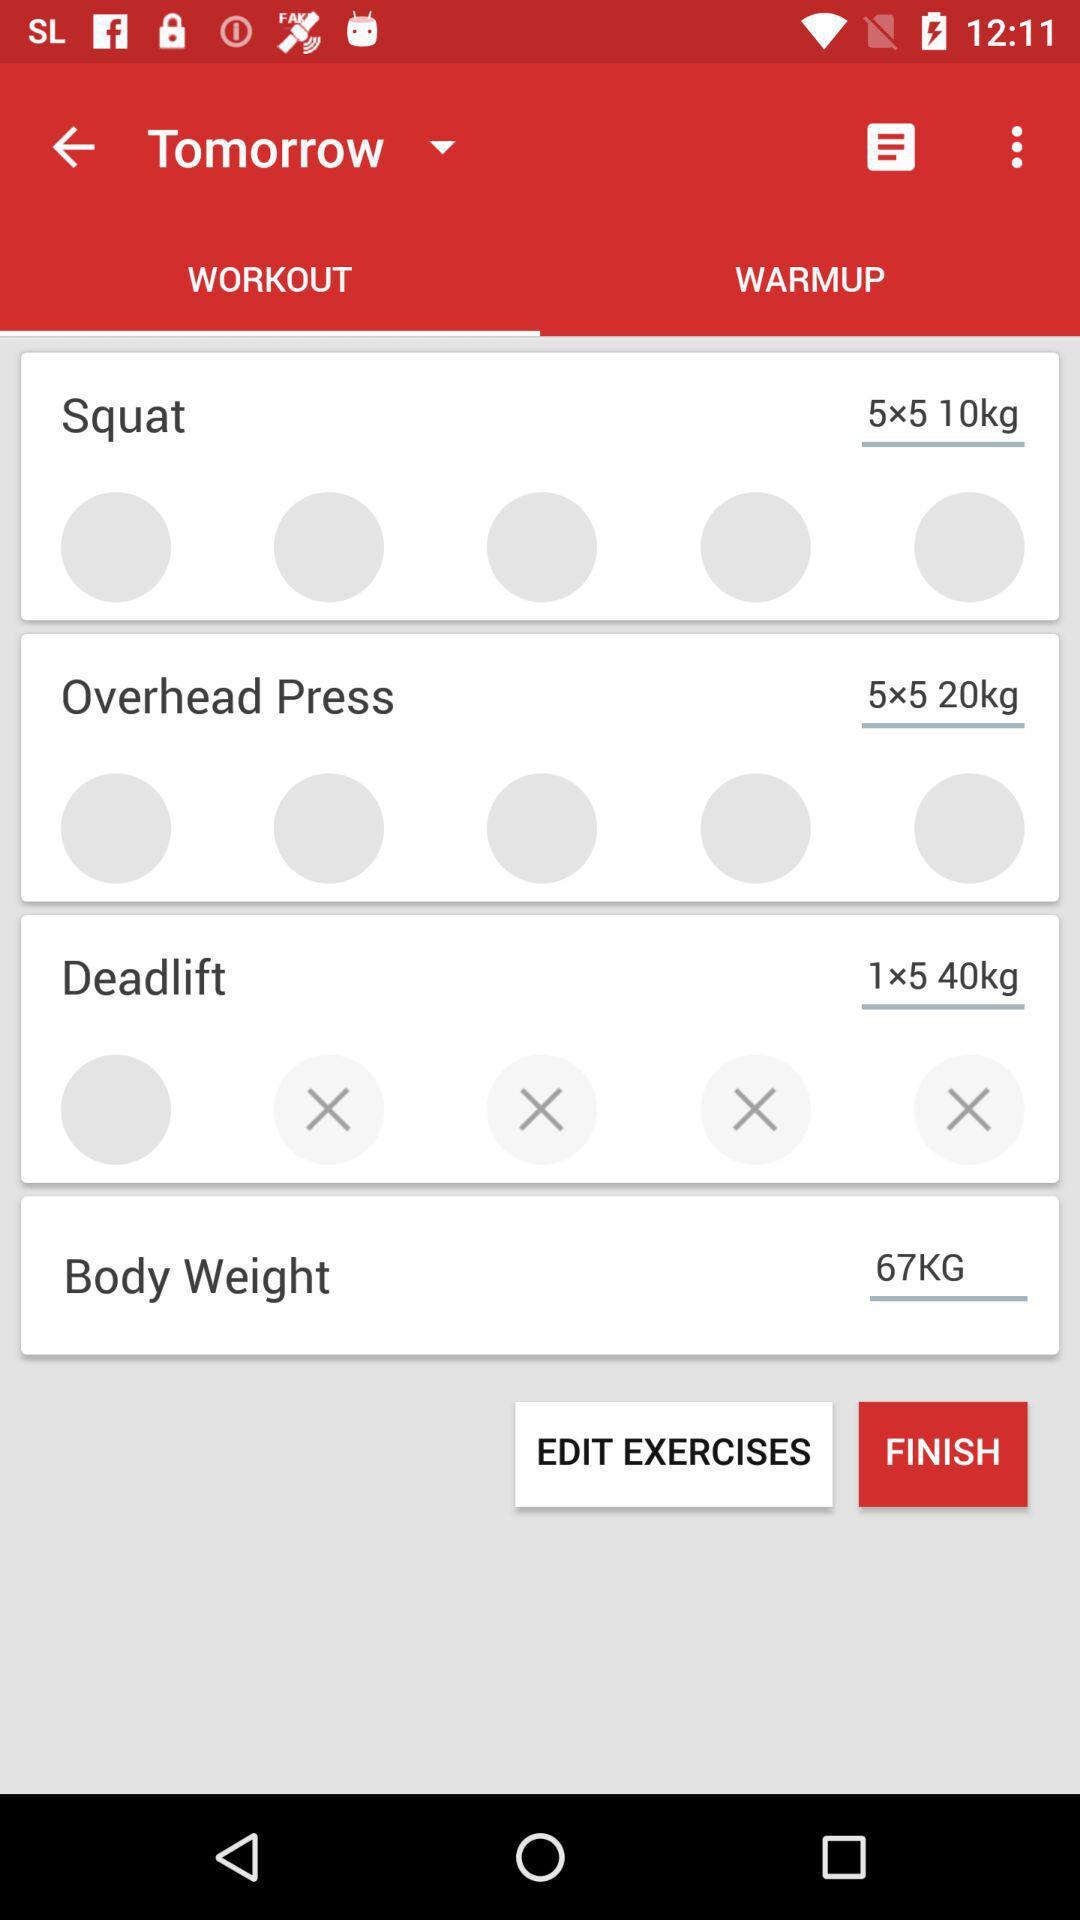  I want to click on 67kg item, so click(947, 1257).